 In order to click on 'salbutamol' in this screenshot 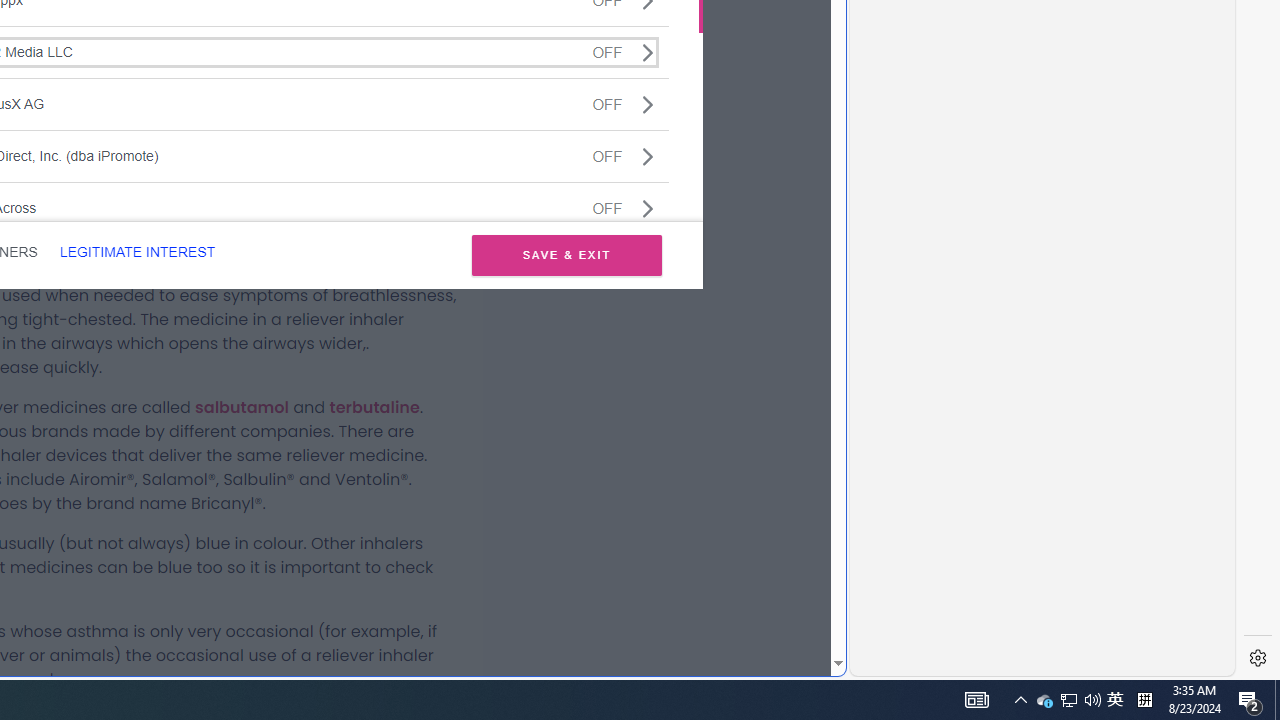, I will do `click(240, 406)`.